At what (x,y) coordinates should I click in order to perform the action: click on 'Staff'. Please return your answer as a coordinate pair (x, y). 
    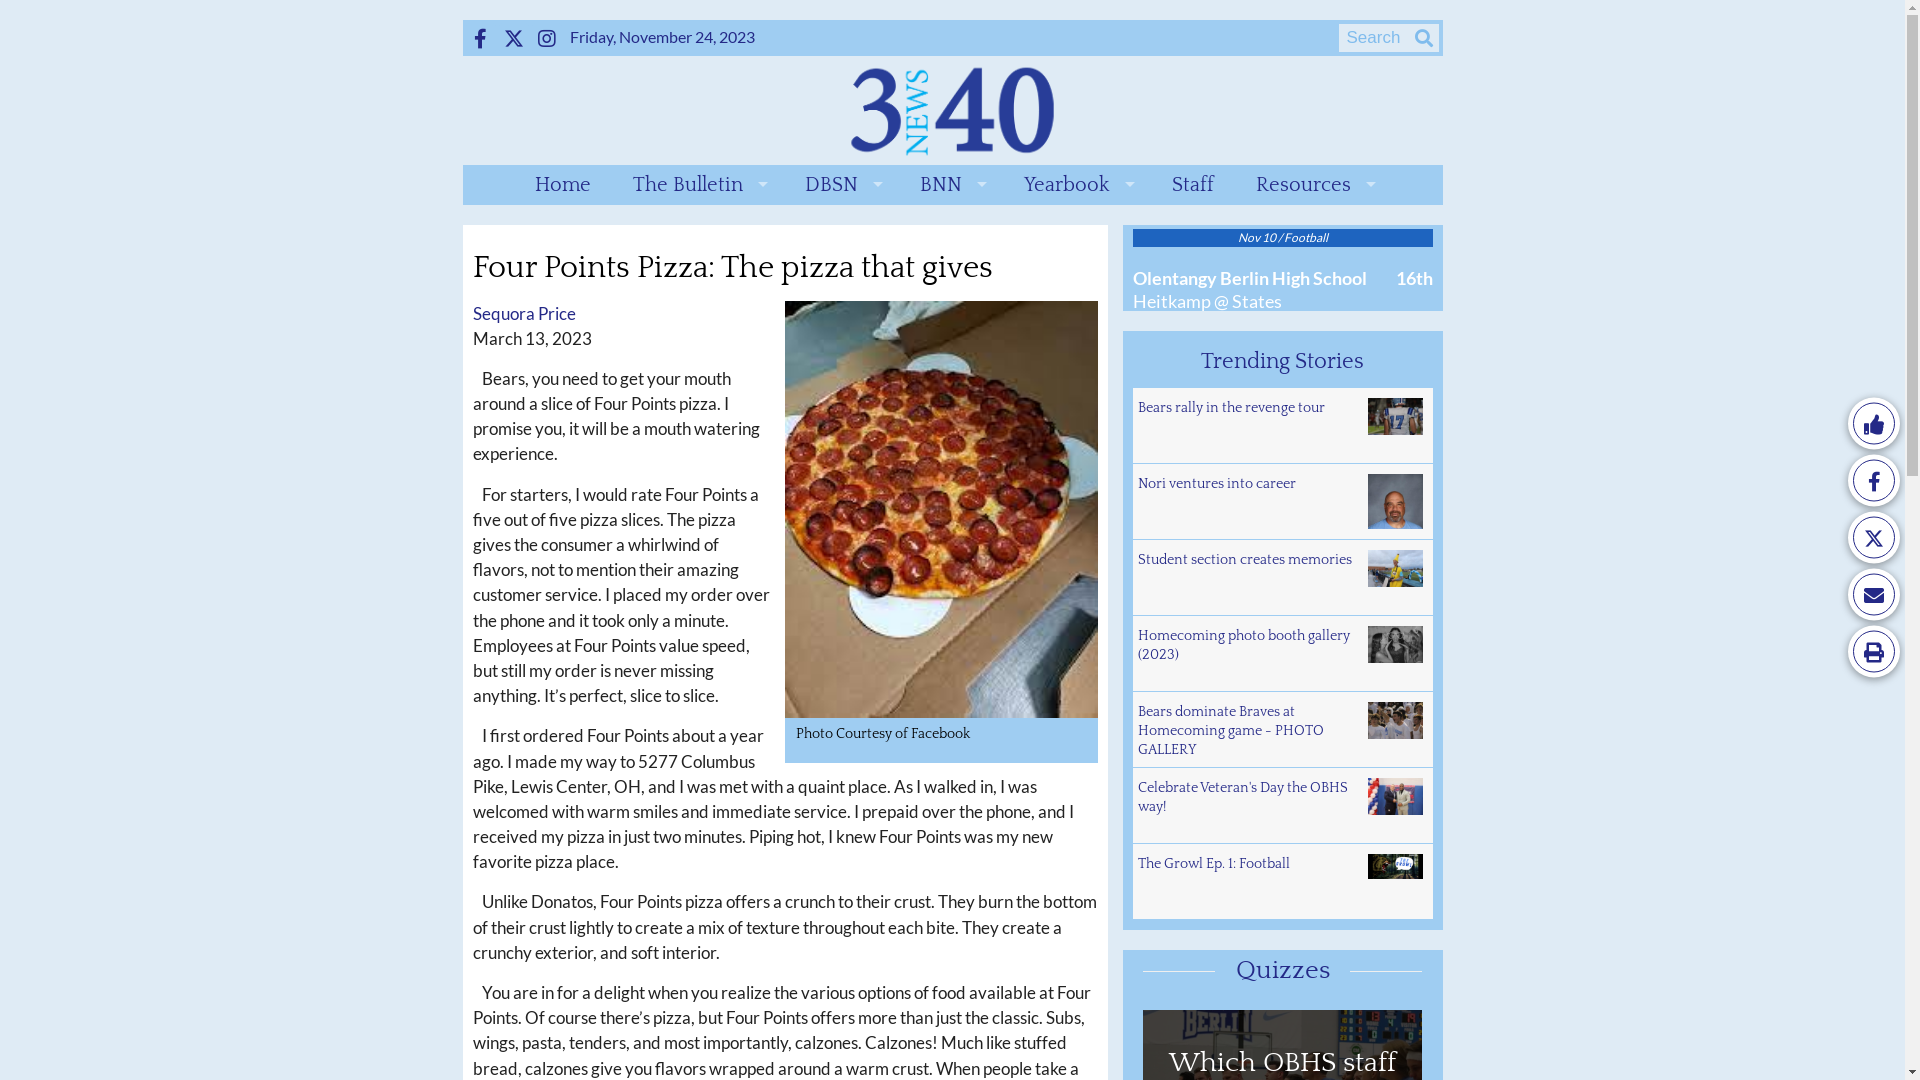
    Looking at the image, I should click on (1193, 185).